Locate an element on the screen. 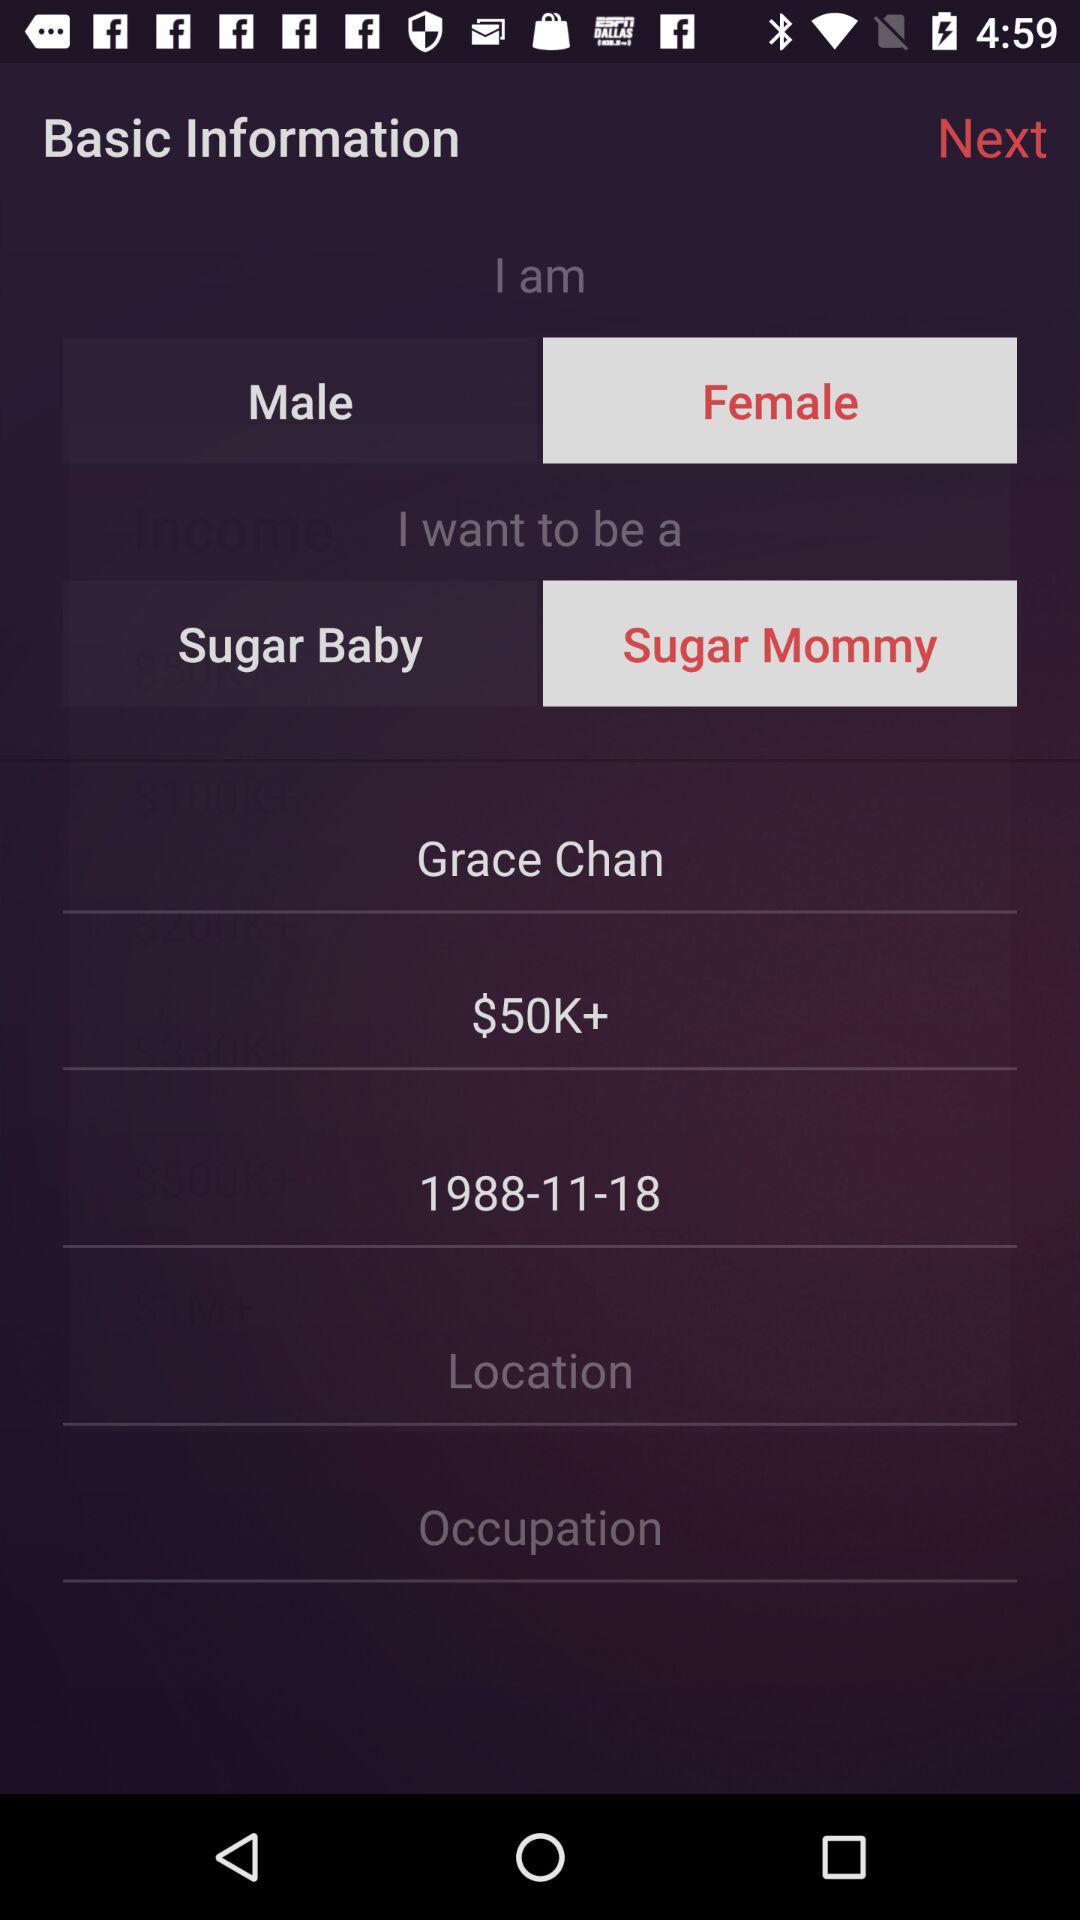 Image resolution: width=1080 pixels, height=1920 pixels. female is located at coordinates (778, 400).